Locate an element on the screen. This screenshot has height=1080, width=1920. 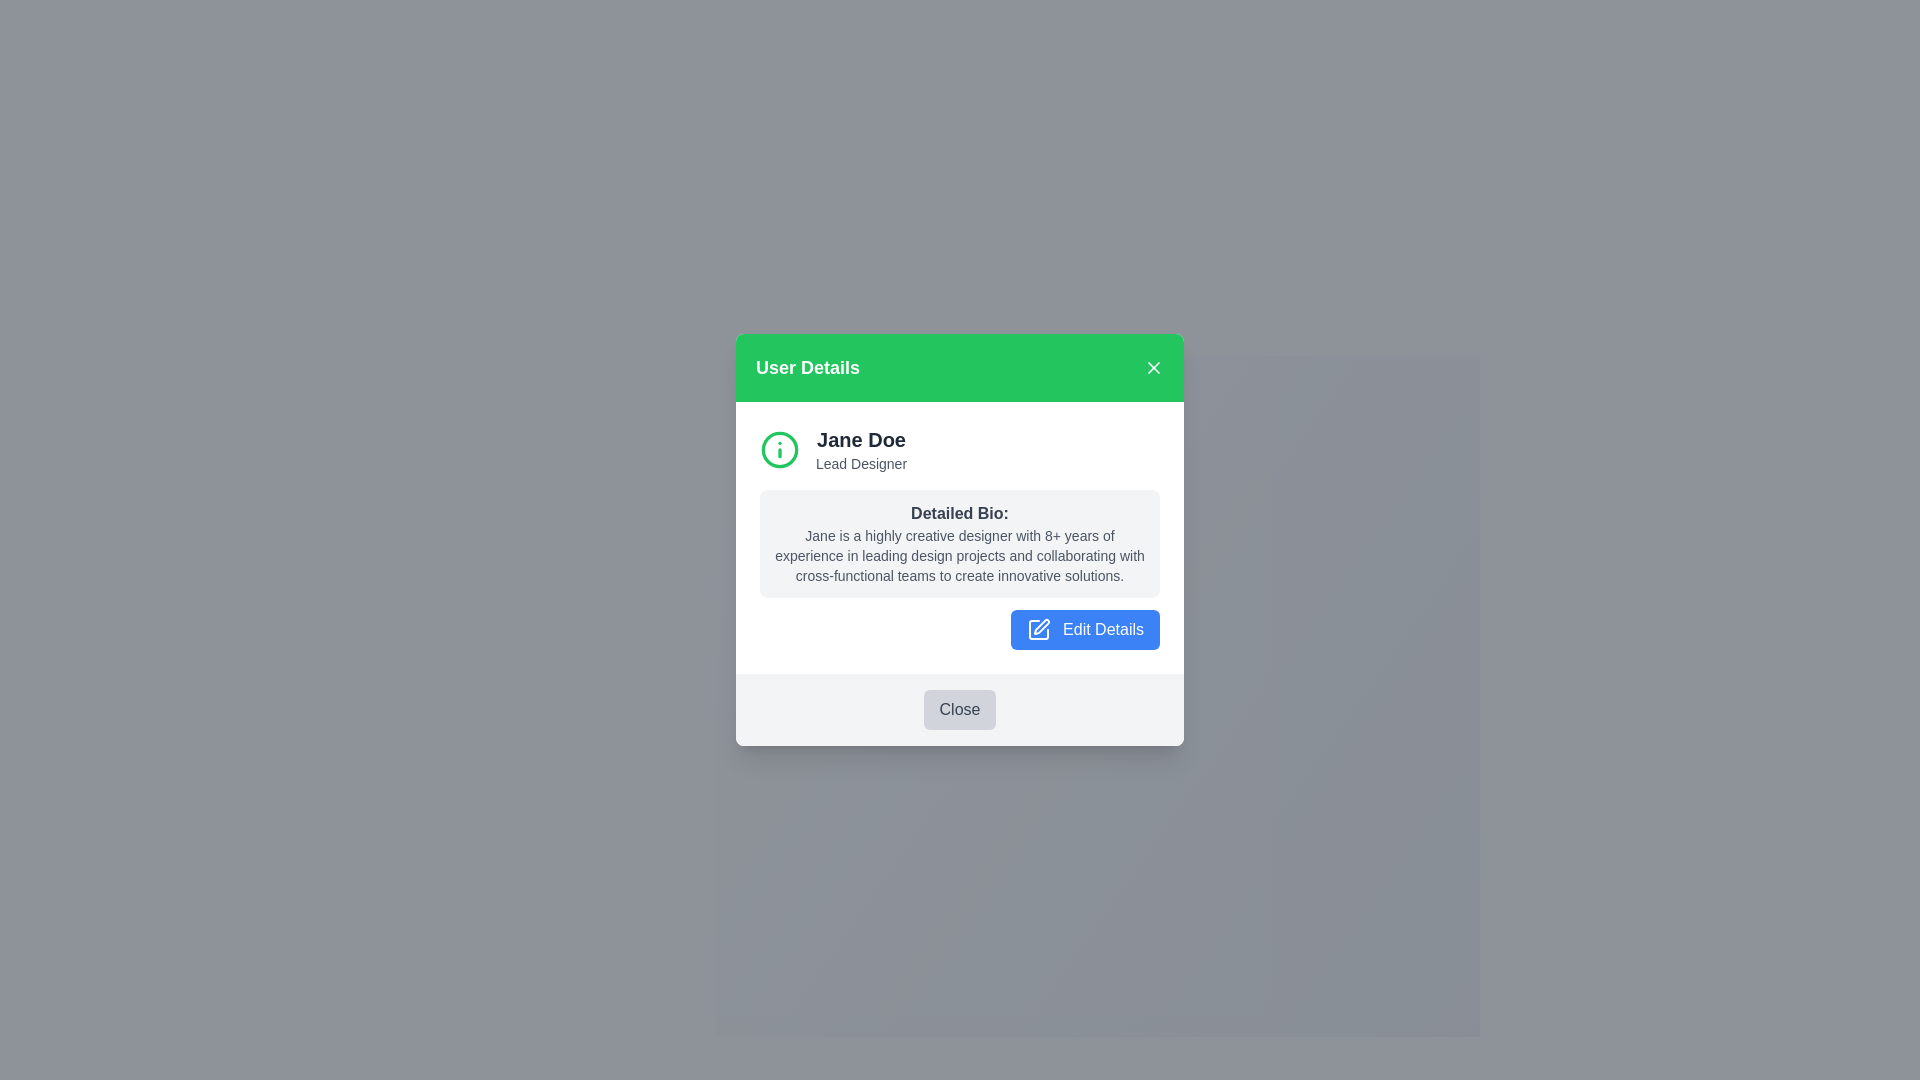
the circular green informational icon with a central 'i' symbol, located to the left of the text block containing 'Jane Doe' and 'Lead Designer' is located at coordinates (778, 447).